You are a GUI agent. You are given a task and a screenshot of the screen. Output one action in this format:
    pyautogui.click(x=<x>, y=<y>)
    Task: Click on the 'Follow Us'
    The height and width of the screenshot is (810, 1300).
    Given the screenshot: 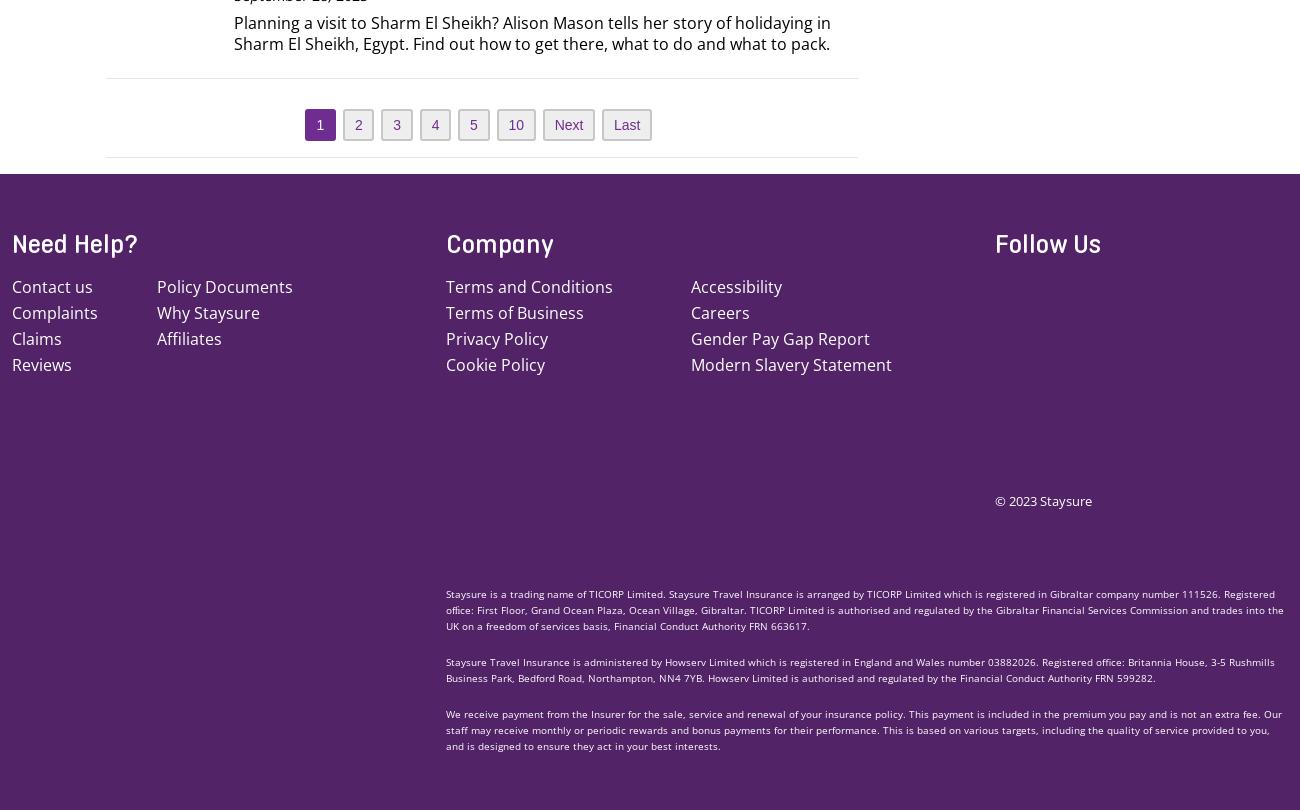 What is the action you would take?
    pyautogui.click(x=1047, y=241)
    